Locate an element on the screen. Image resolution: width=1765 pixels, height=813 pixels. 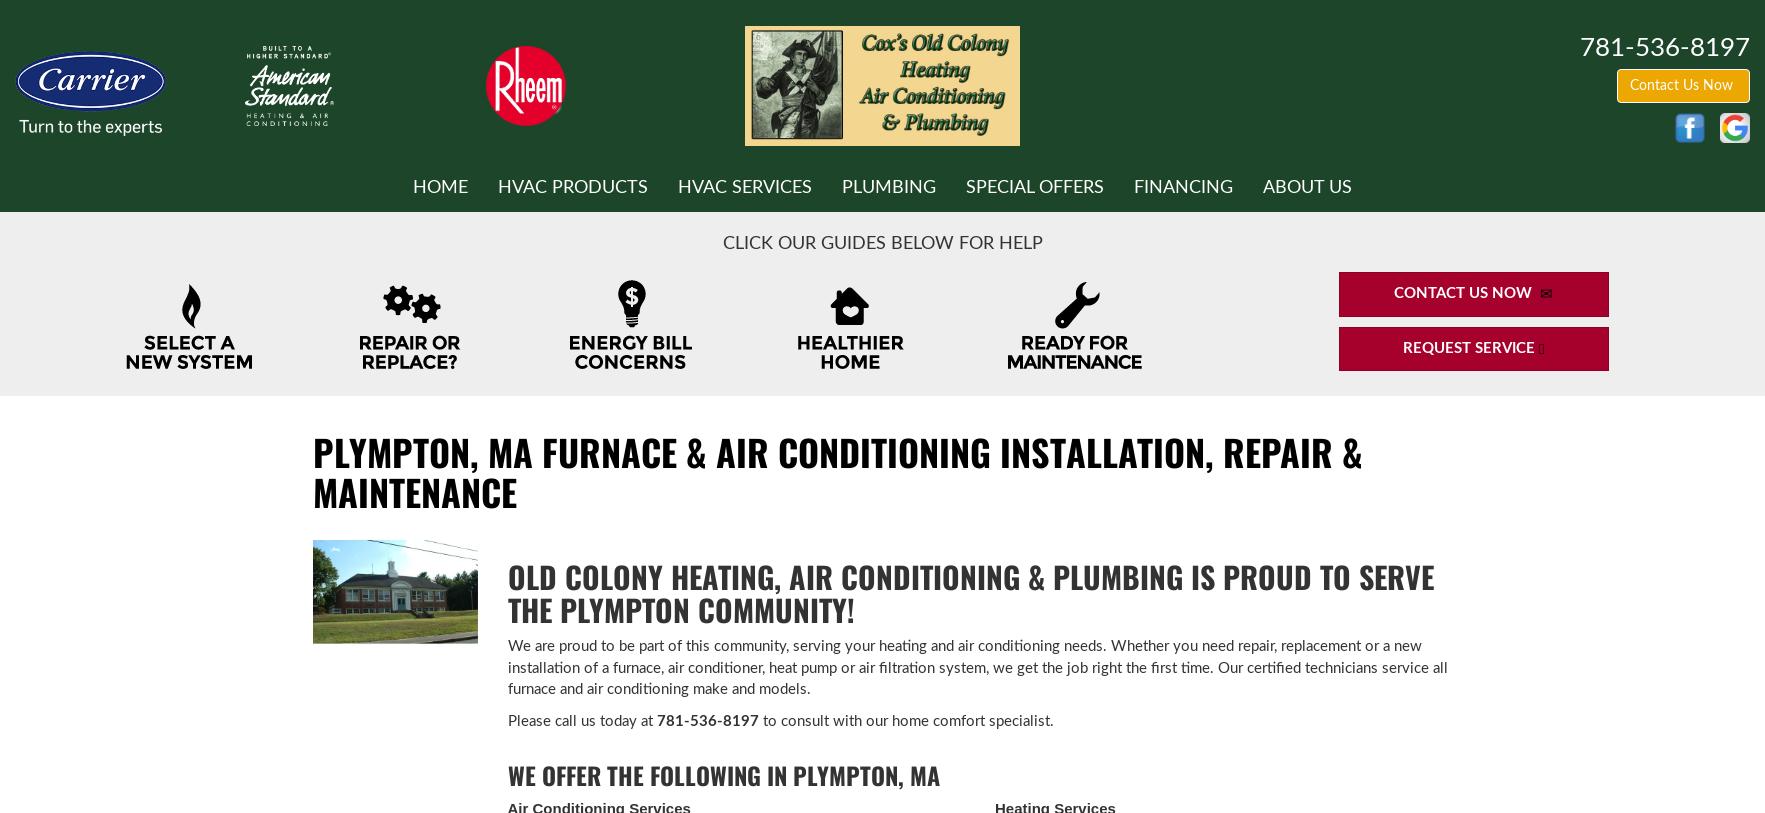
'HVAC Products' is located at coordinates (497, 185).